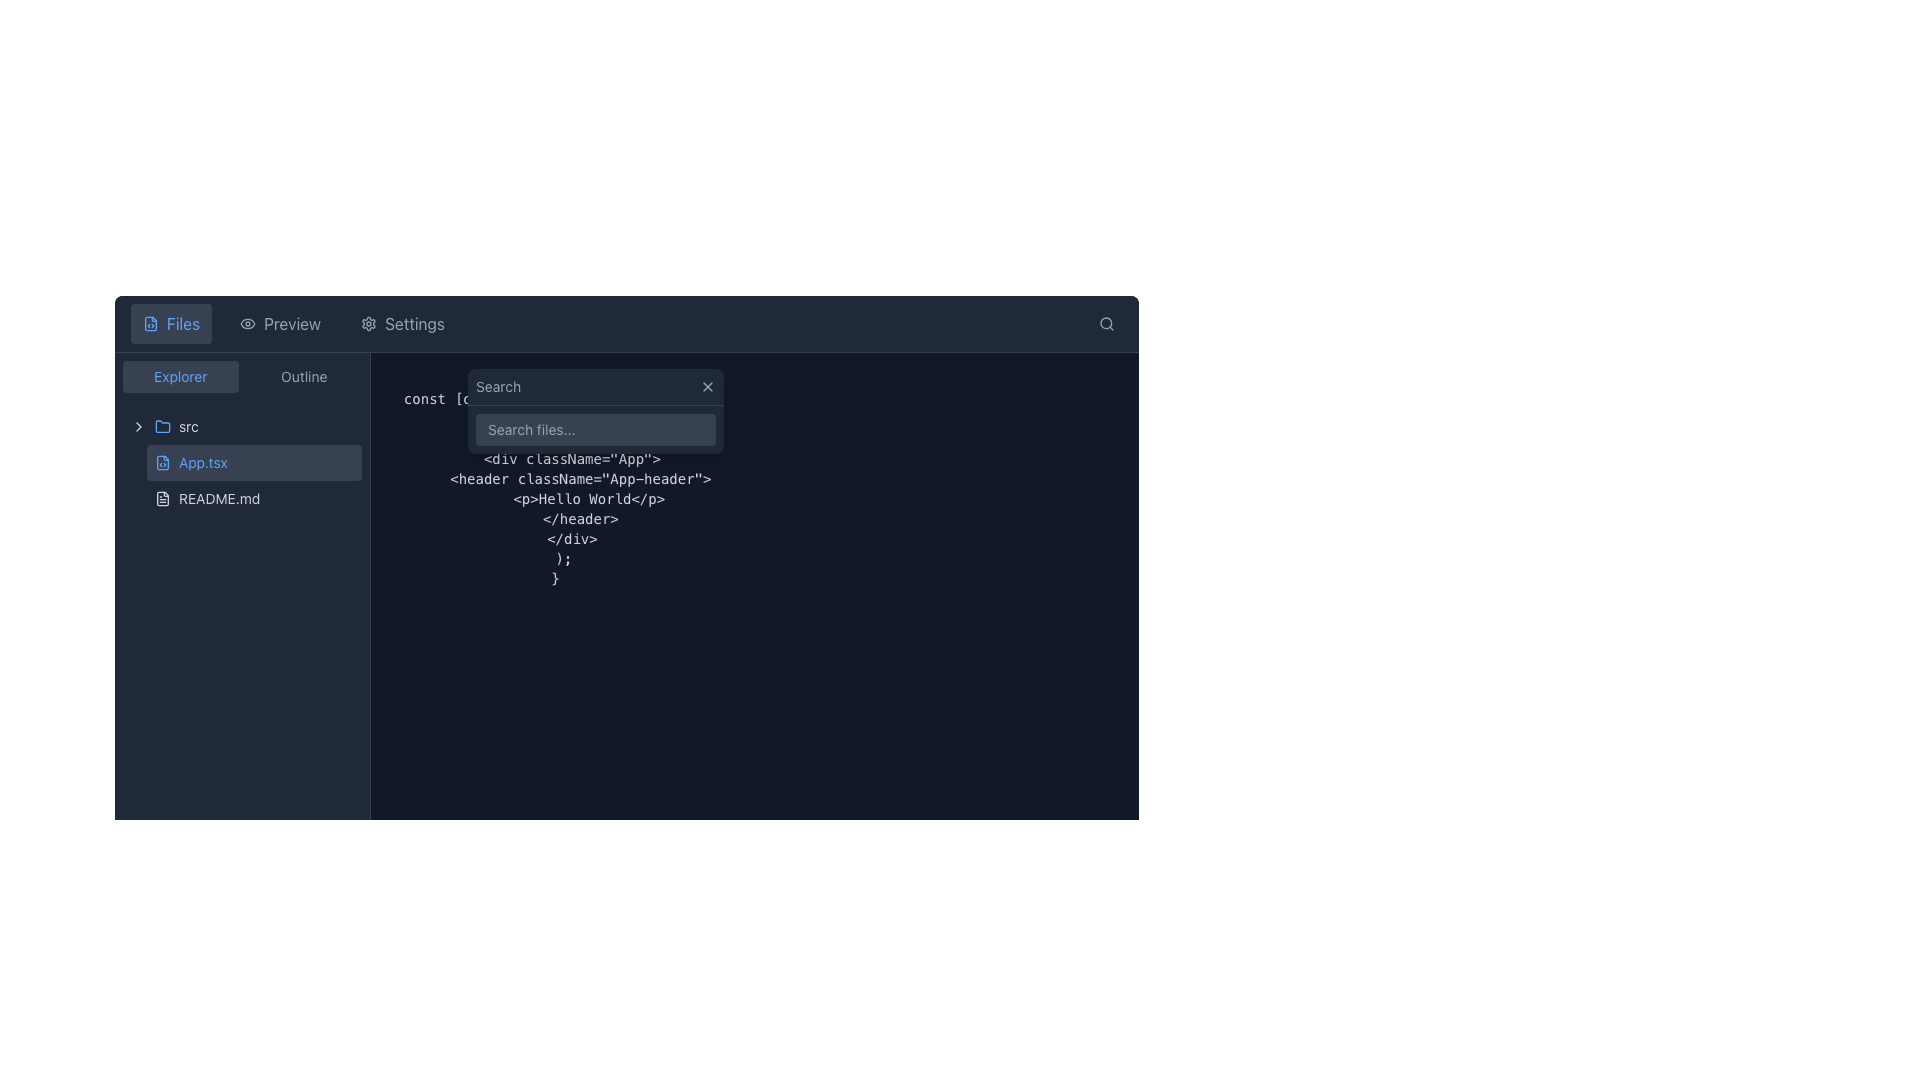 The width and height of the screenshot is (1920, 1080). I want to click on the File entry named 'App.tsx' in the navigation panel, so click(241, 462).